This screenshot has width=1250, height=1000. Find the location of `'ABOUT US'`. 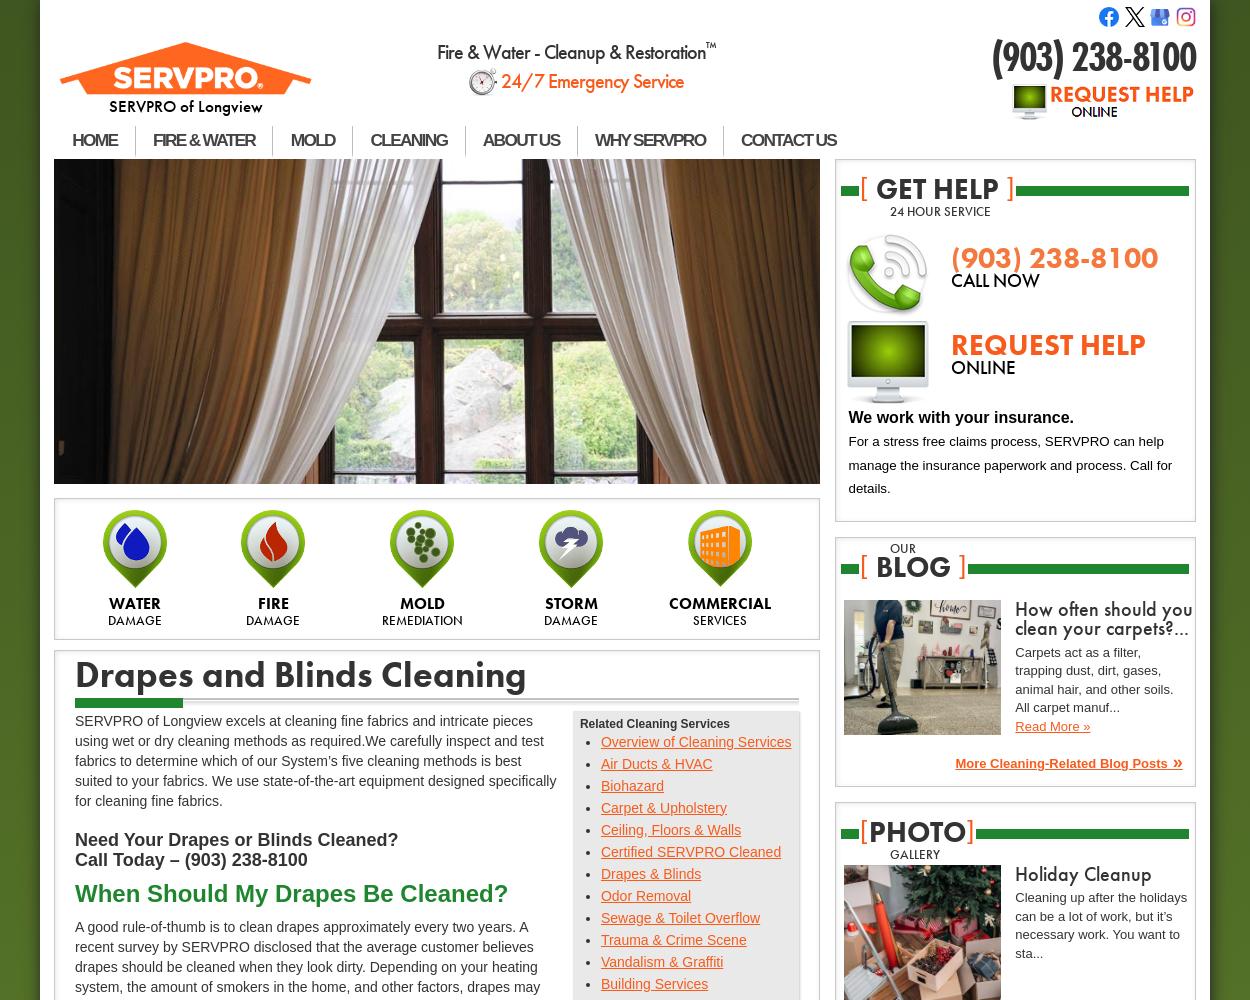

'ABOUT US' is located at coordinates (520, 140).